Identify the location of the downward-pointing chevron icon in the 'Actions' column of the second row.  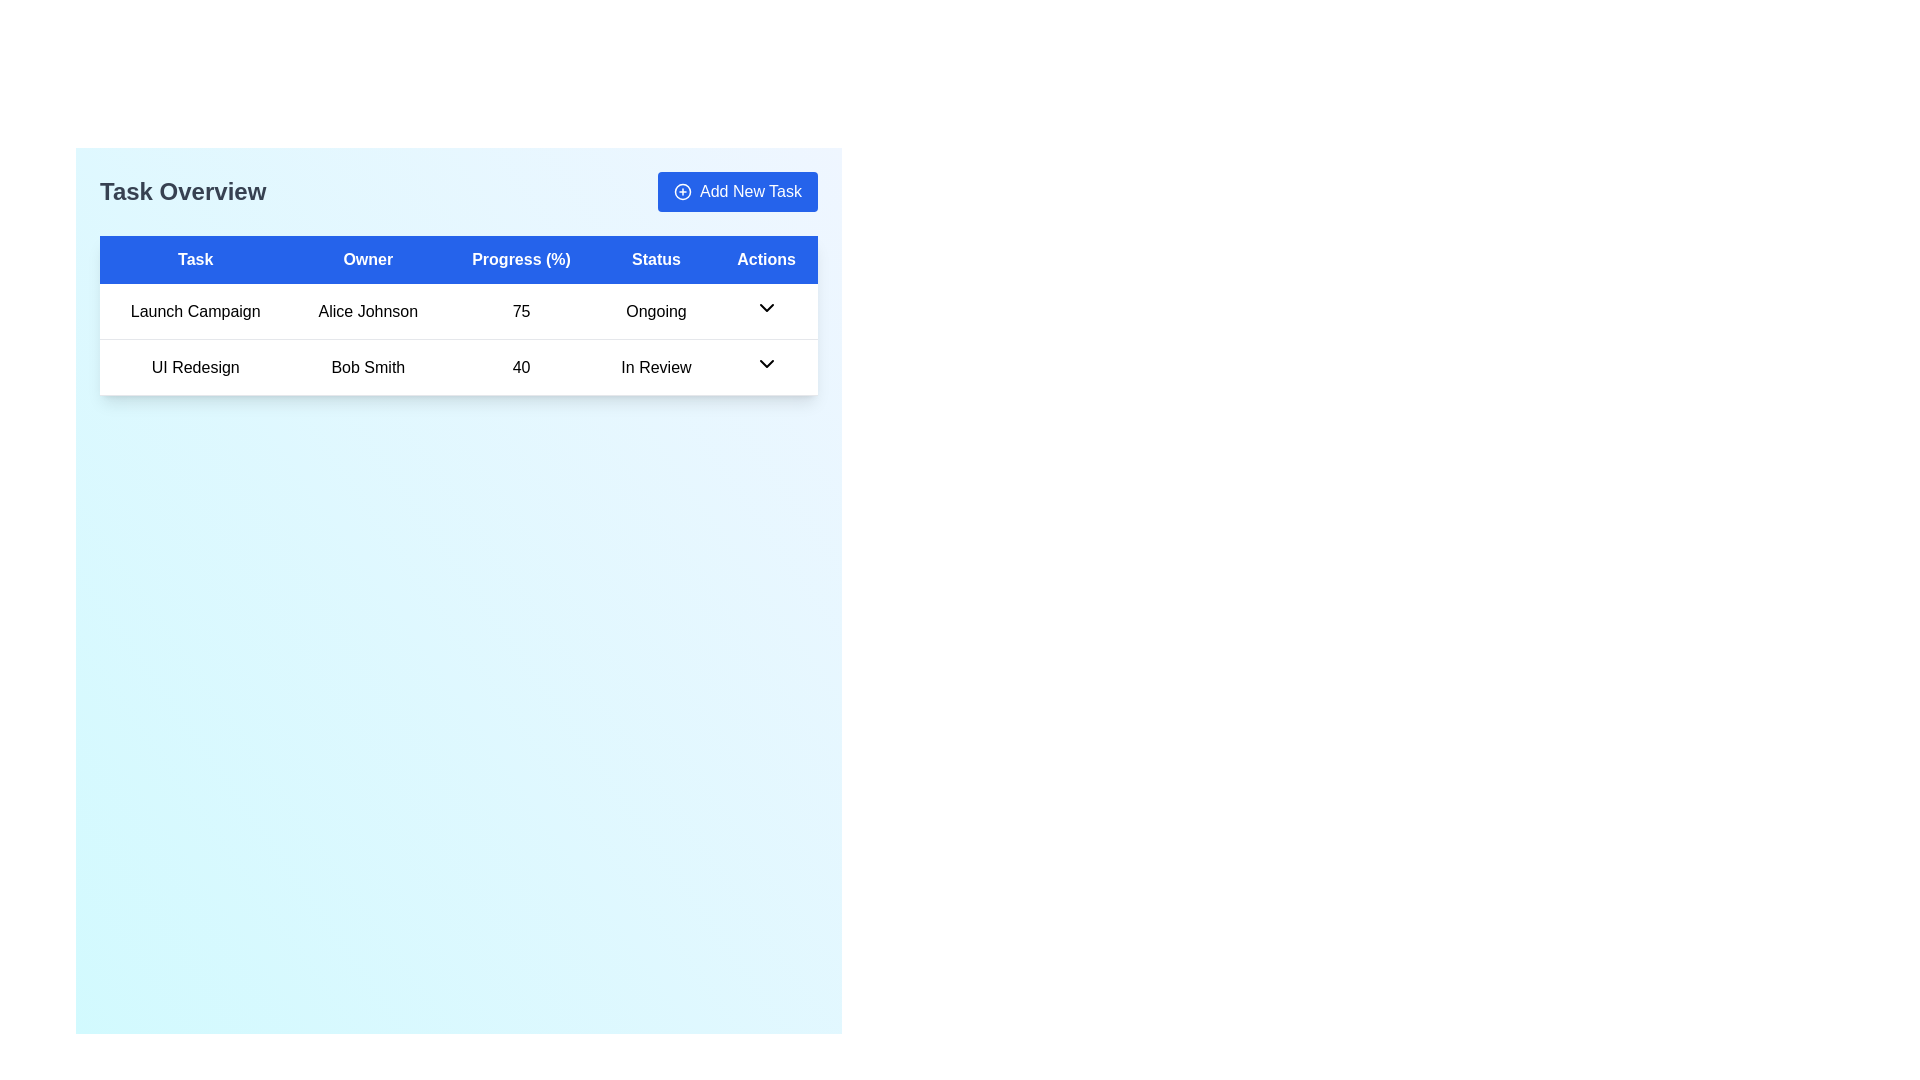
(765, 363).